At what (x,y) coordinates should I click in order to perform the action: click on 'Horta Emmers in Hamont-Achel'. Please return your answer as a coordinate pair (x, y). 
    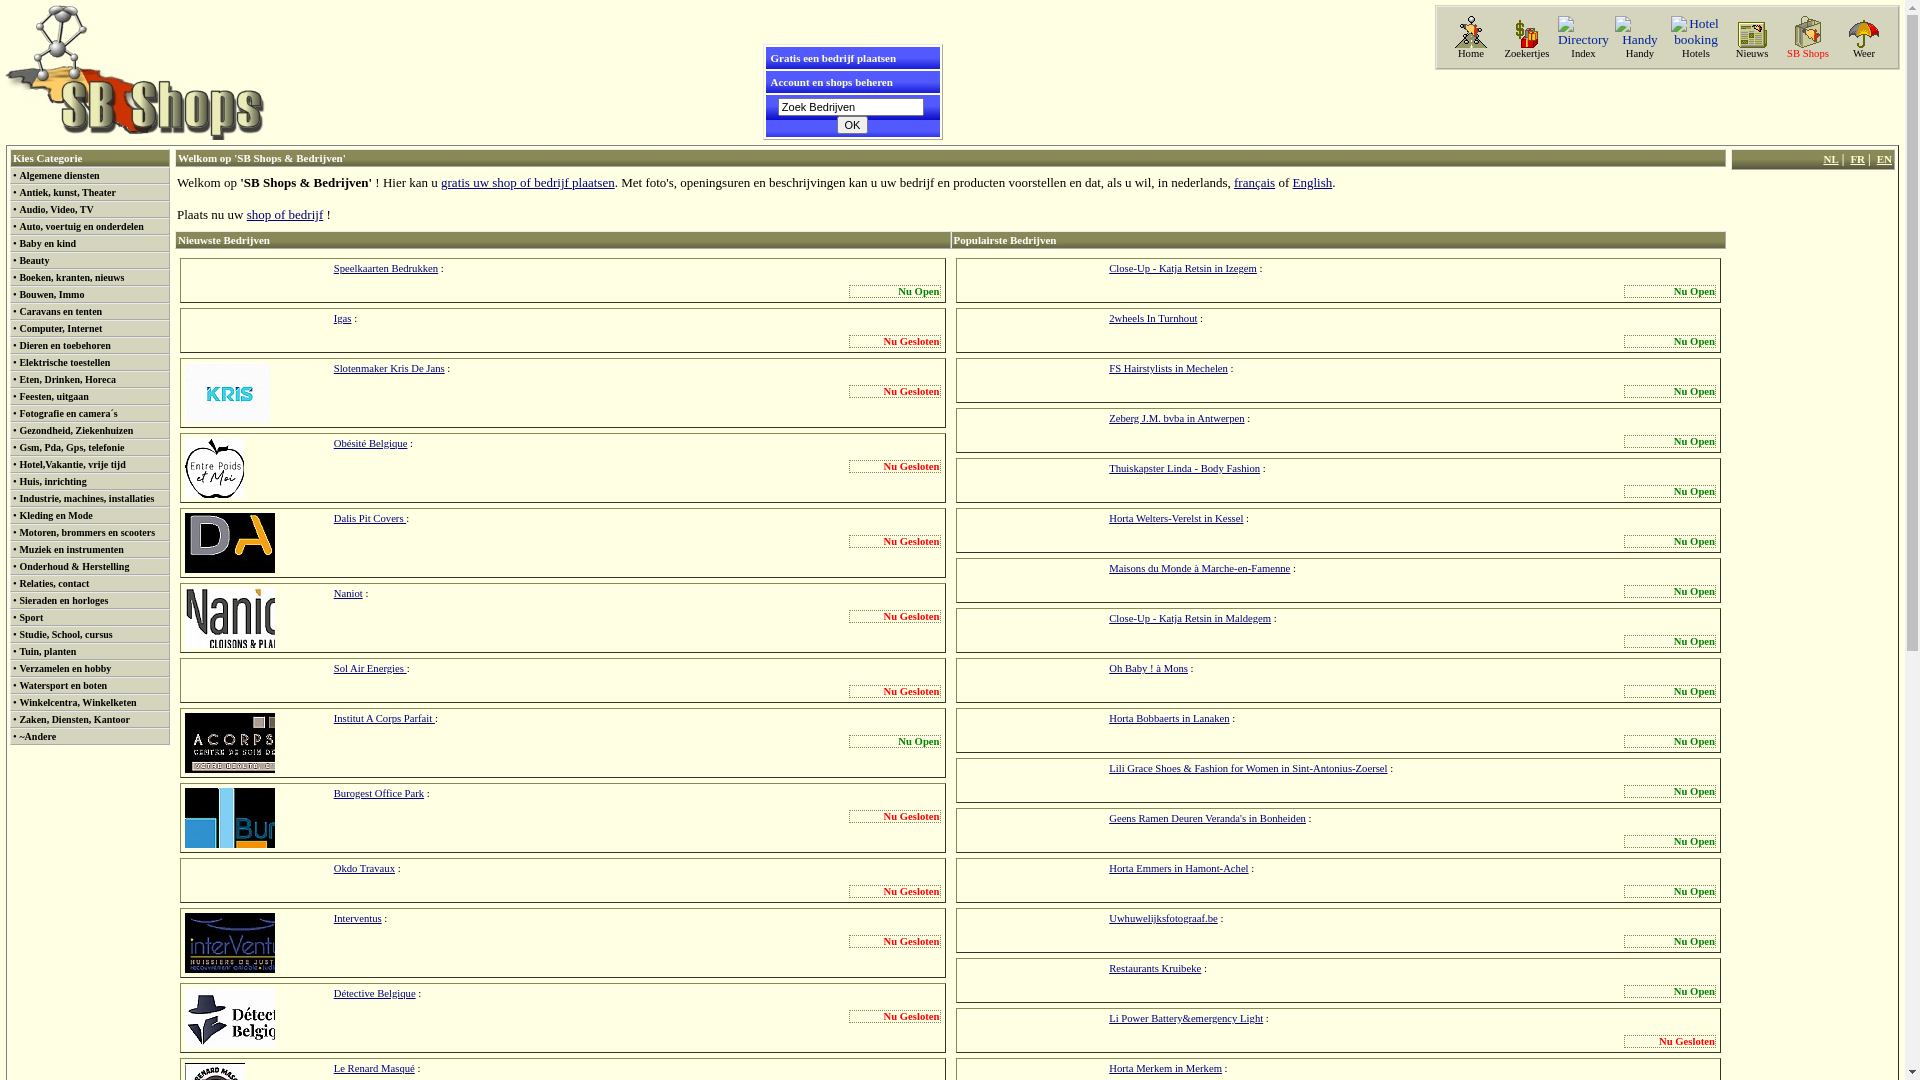
    Looking at the image, I should click on (1178, 867).